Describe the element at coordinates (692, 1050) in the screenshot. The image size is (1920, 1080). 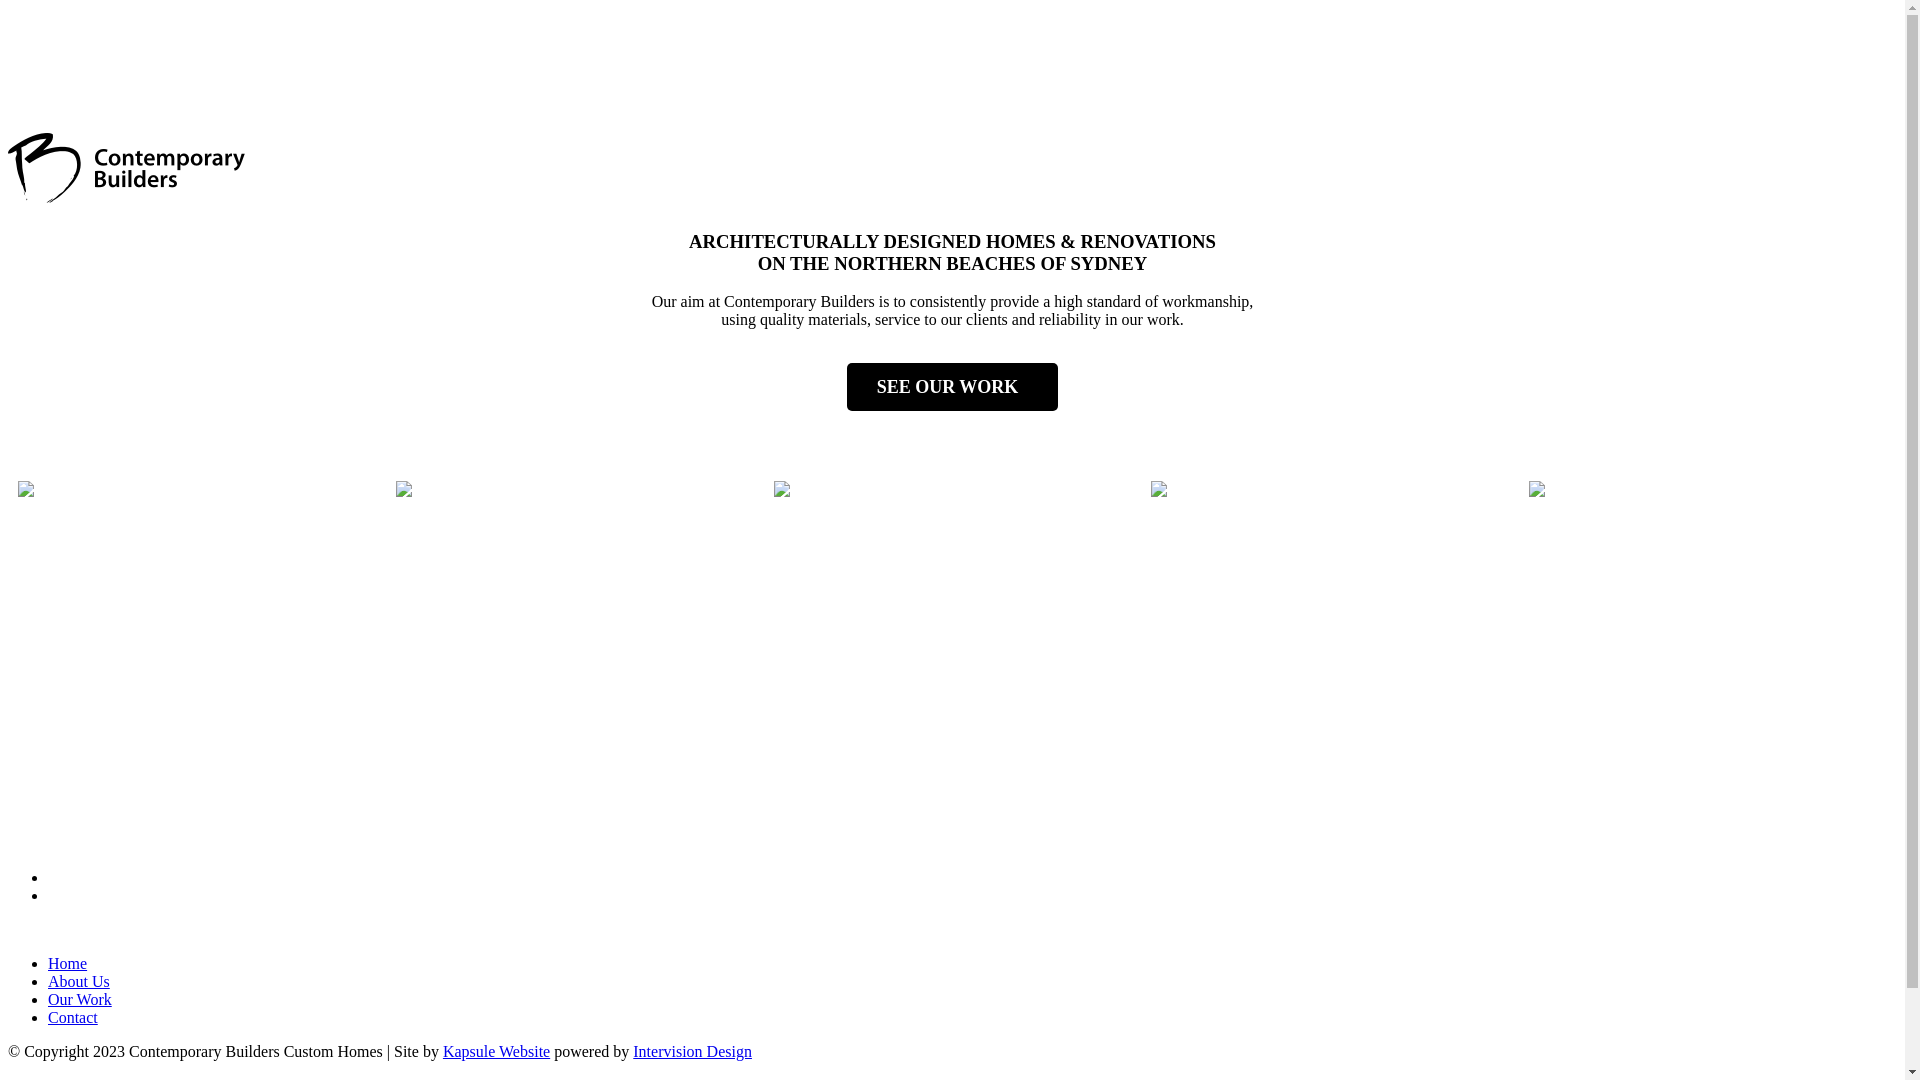
I see `'Intervision Design'` at that location.